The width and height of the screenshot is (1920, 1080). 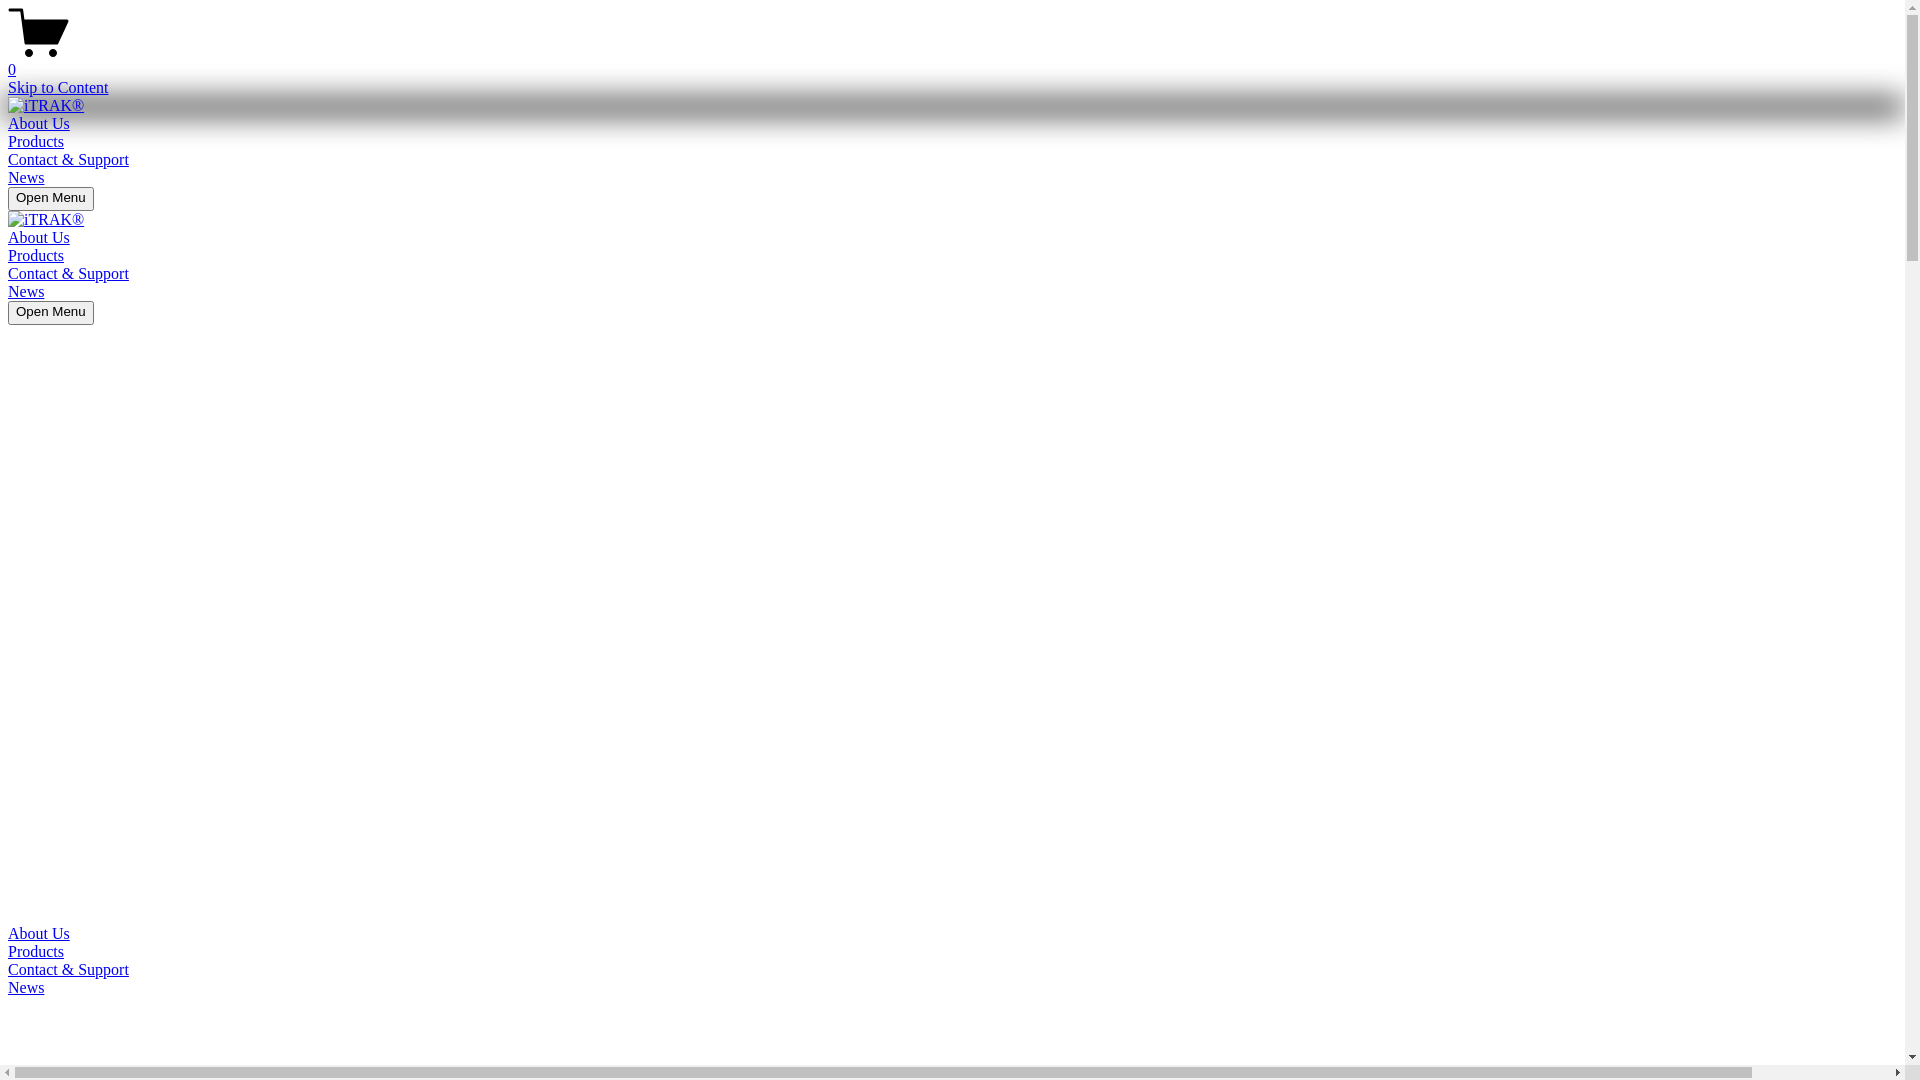 I want to click on 'Open Menu', so click(x=51, y=312).